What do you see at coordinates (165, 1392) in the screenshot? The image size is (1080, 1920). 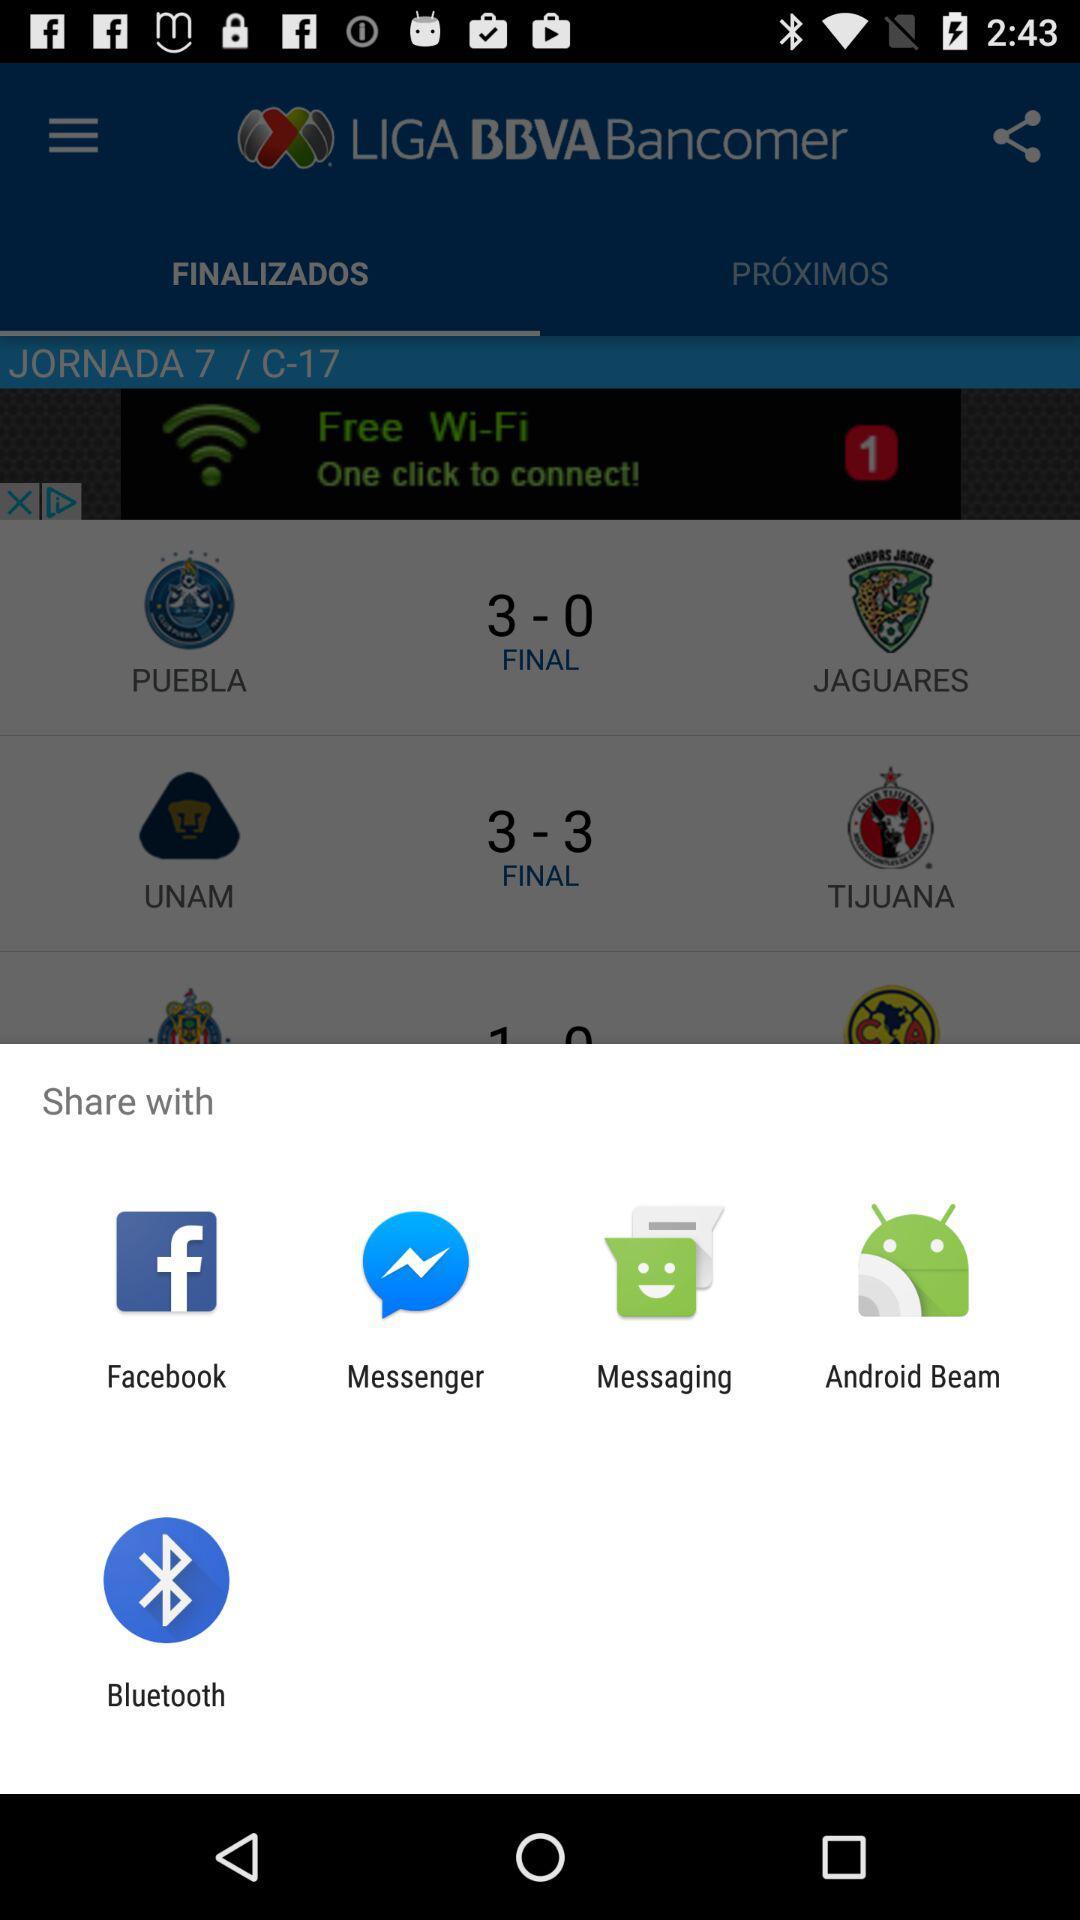 I see `app to the left of messenger app` at bounding box center [165, 1392].